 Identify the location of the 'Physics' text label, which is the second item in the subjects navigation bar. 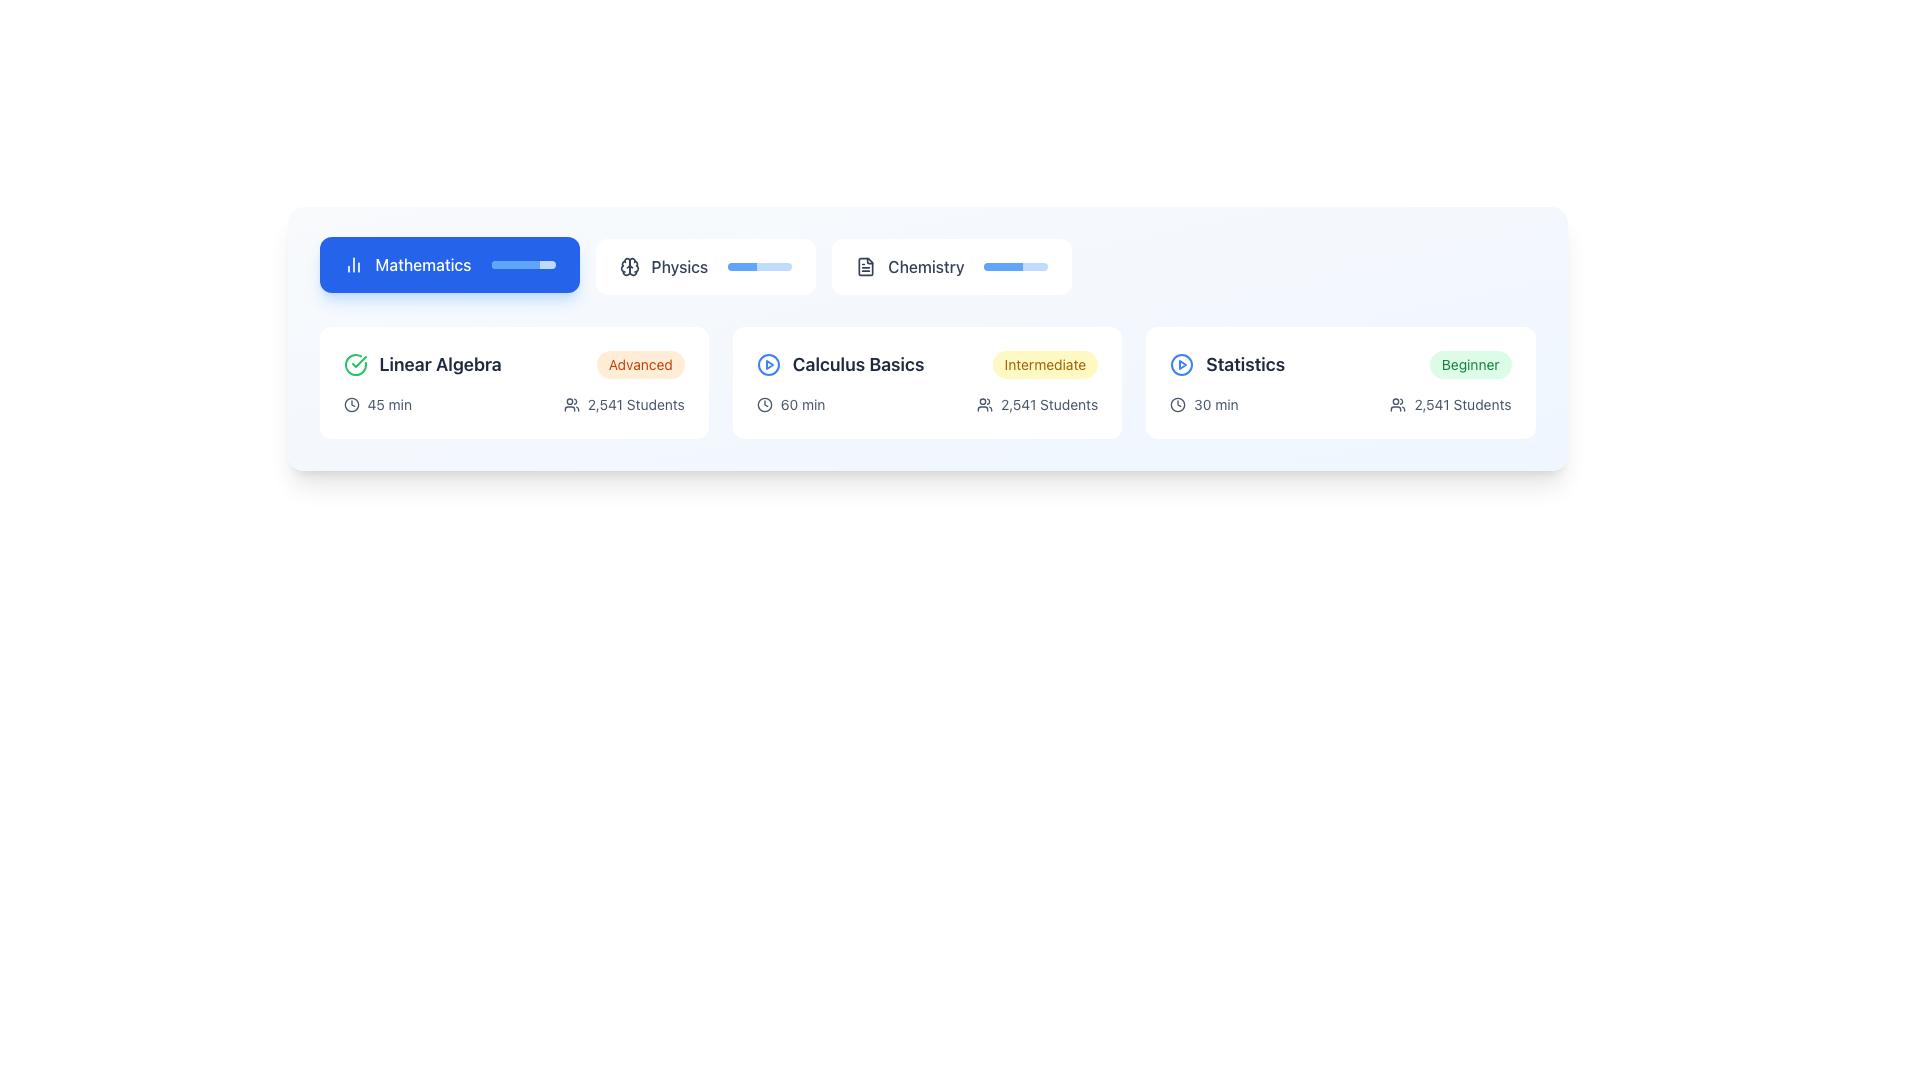
(679, 265).